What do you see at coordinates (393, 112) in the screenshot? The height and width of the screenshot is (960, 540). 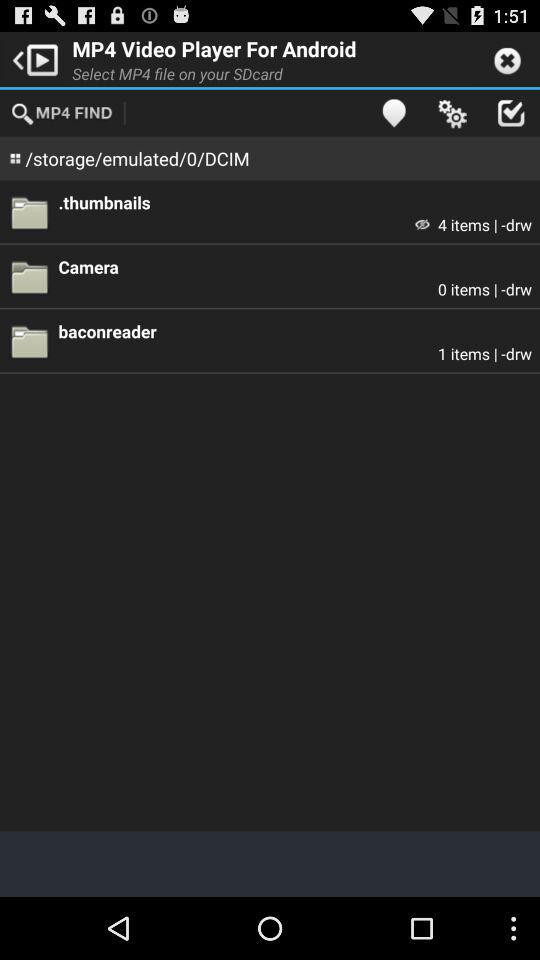 I see `the icon above .thumbnails icon` at bounding box center [393, 112].